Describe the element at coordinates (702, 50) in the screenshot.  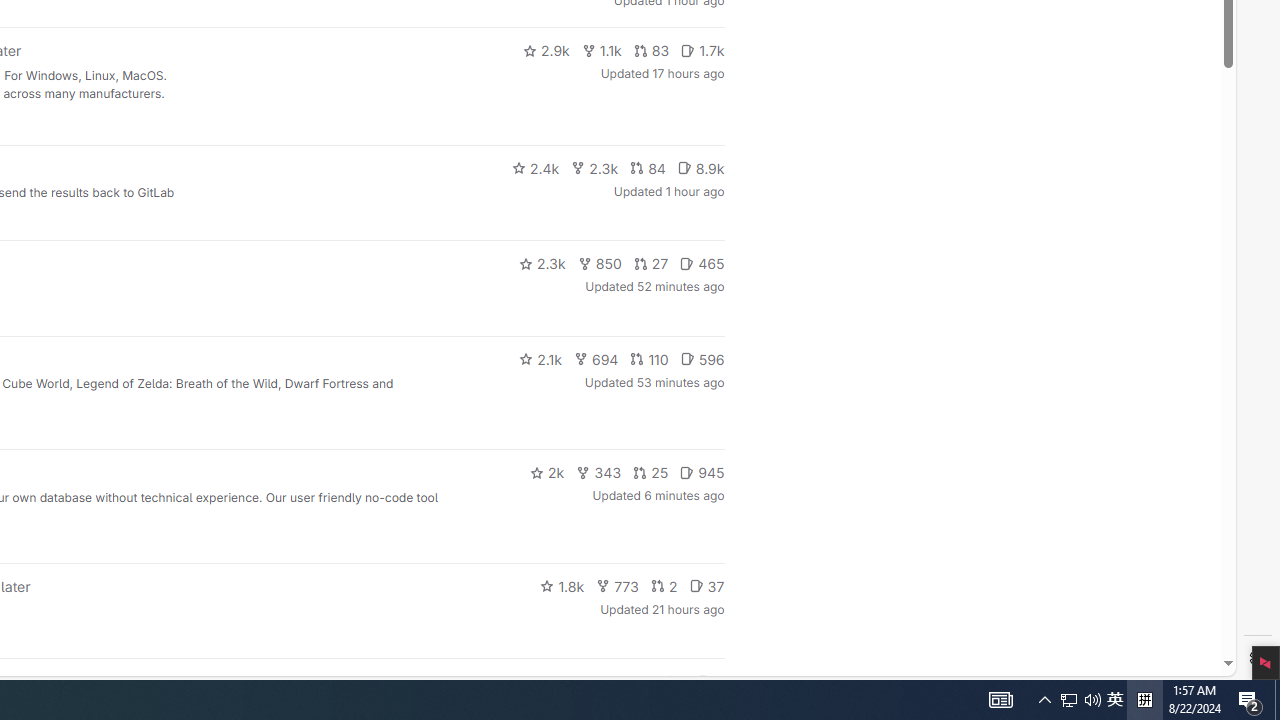
I see `'1.7k'` at that location.